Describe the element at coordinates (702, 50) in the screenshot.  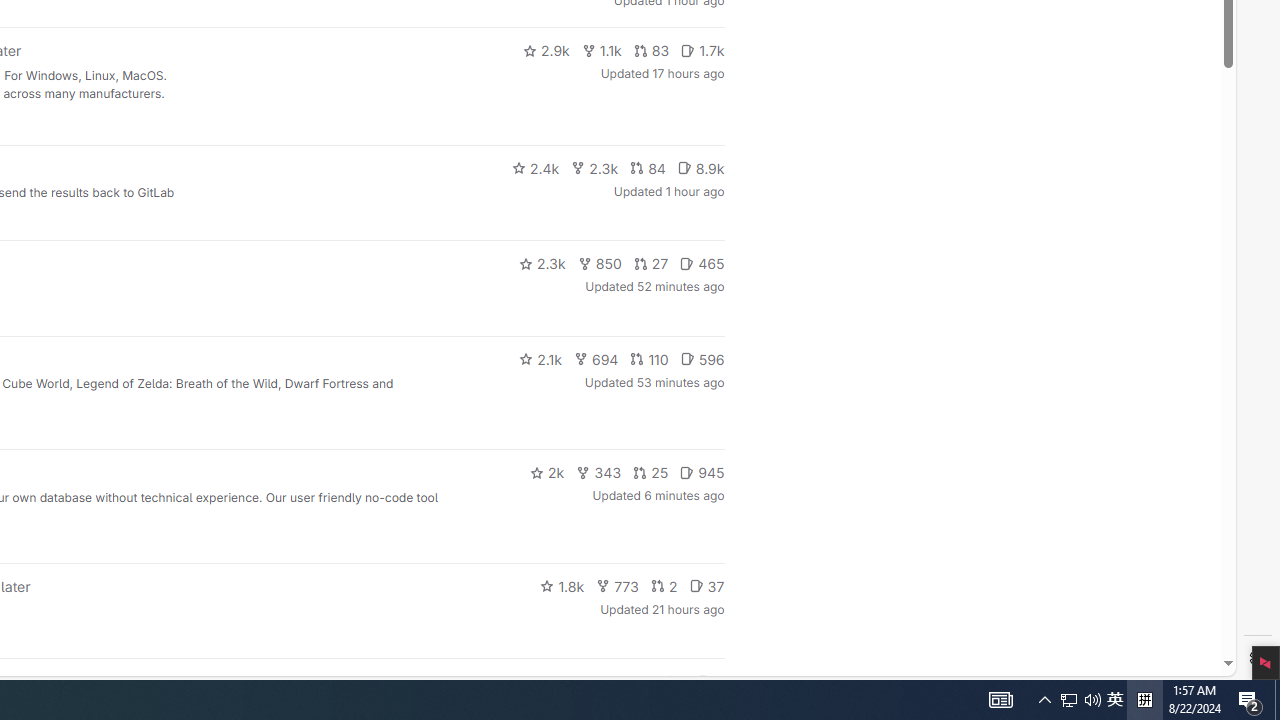
I see `'1.7k'` at that location.